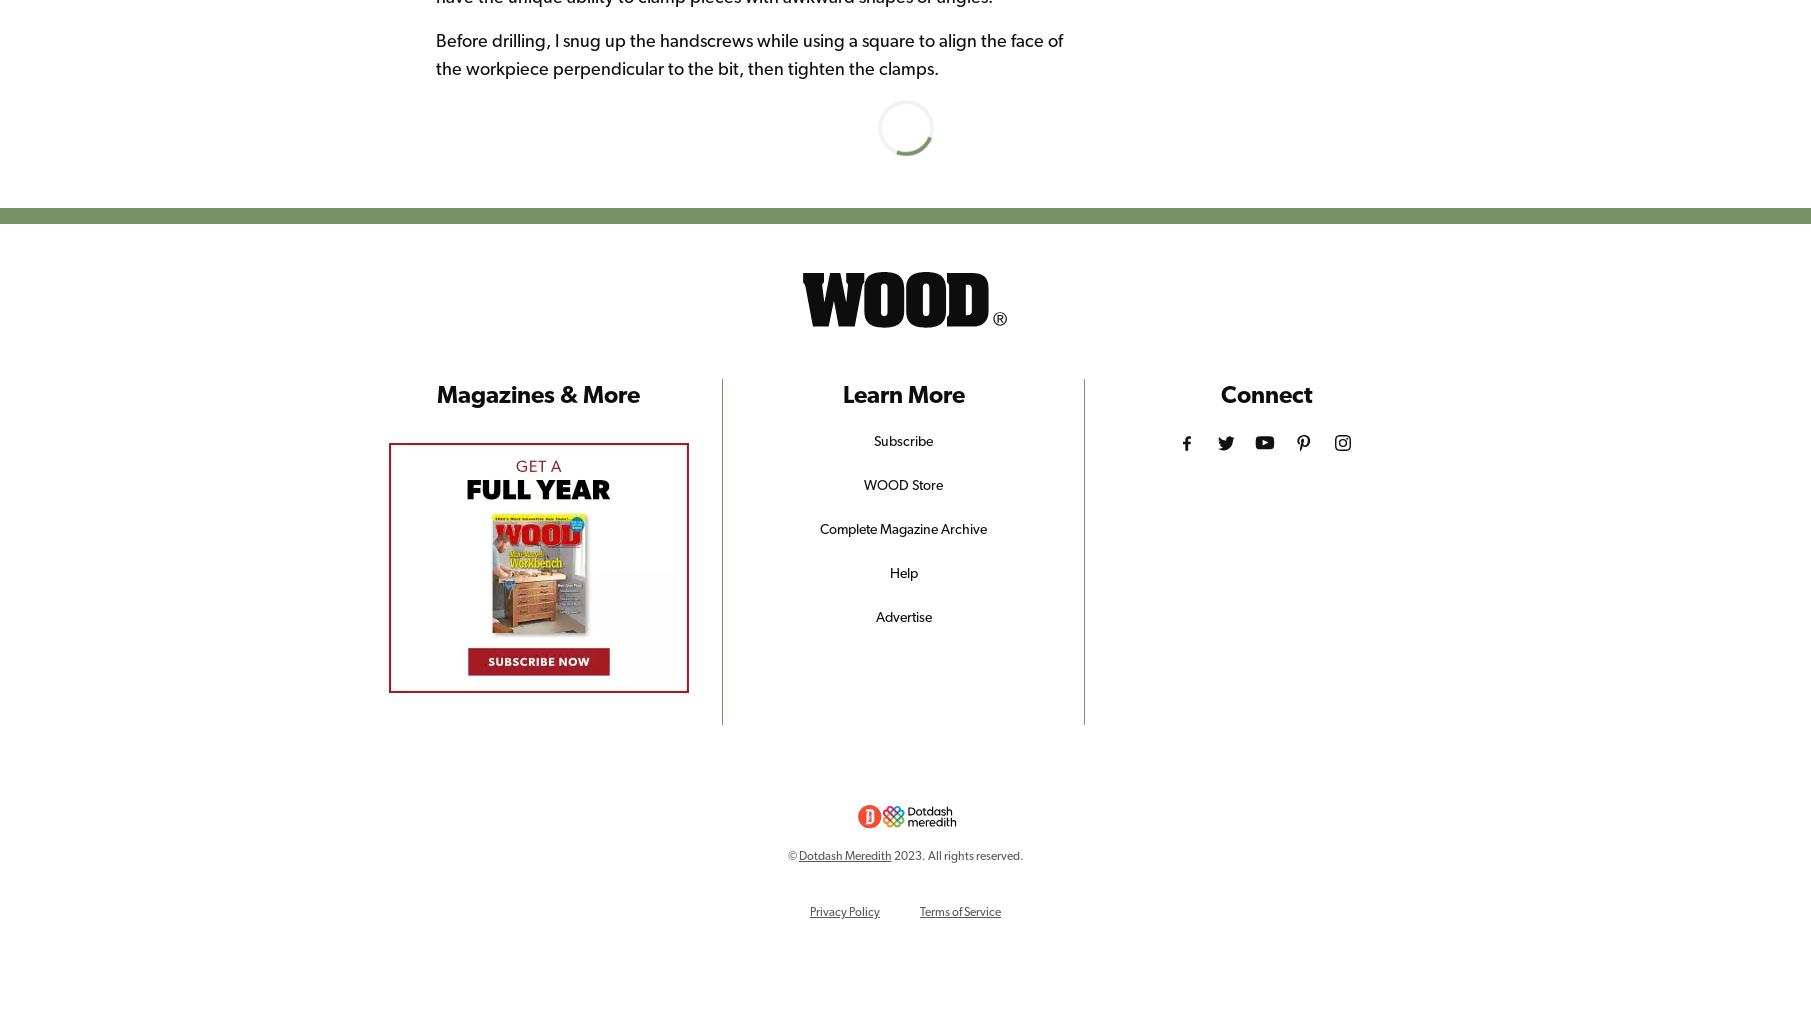  Describe the element at coordinates (537, 392) in the screenshot. I see `'Magazines & More'` at that location.